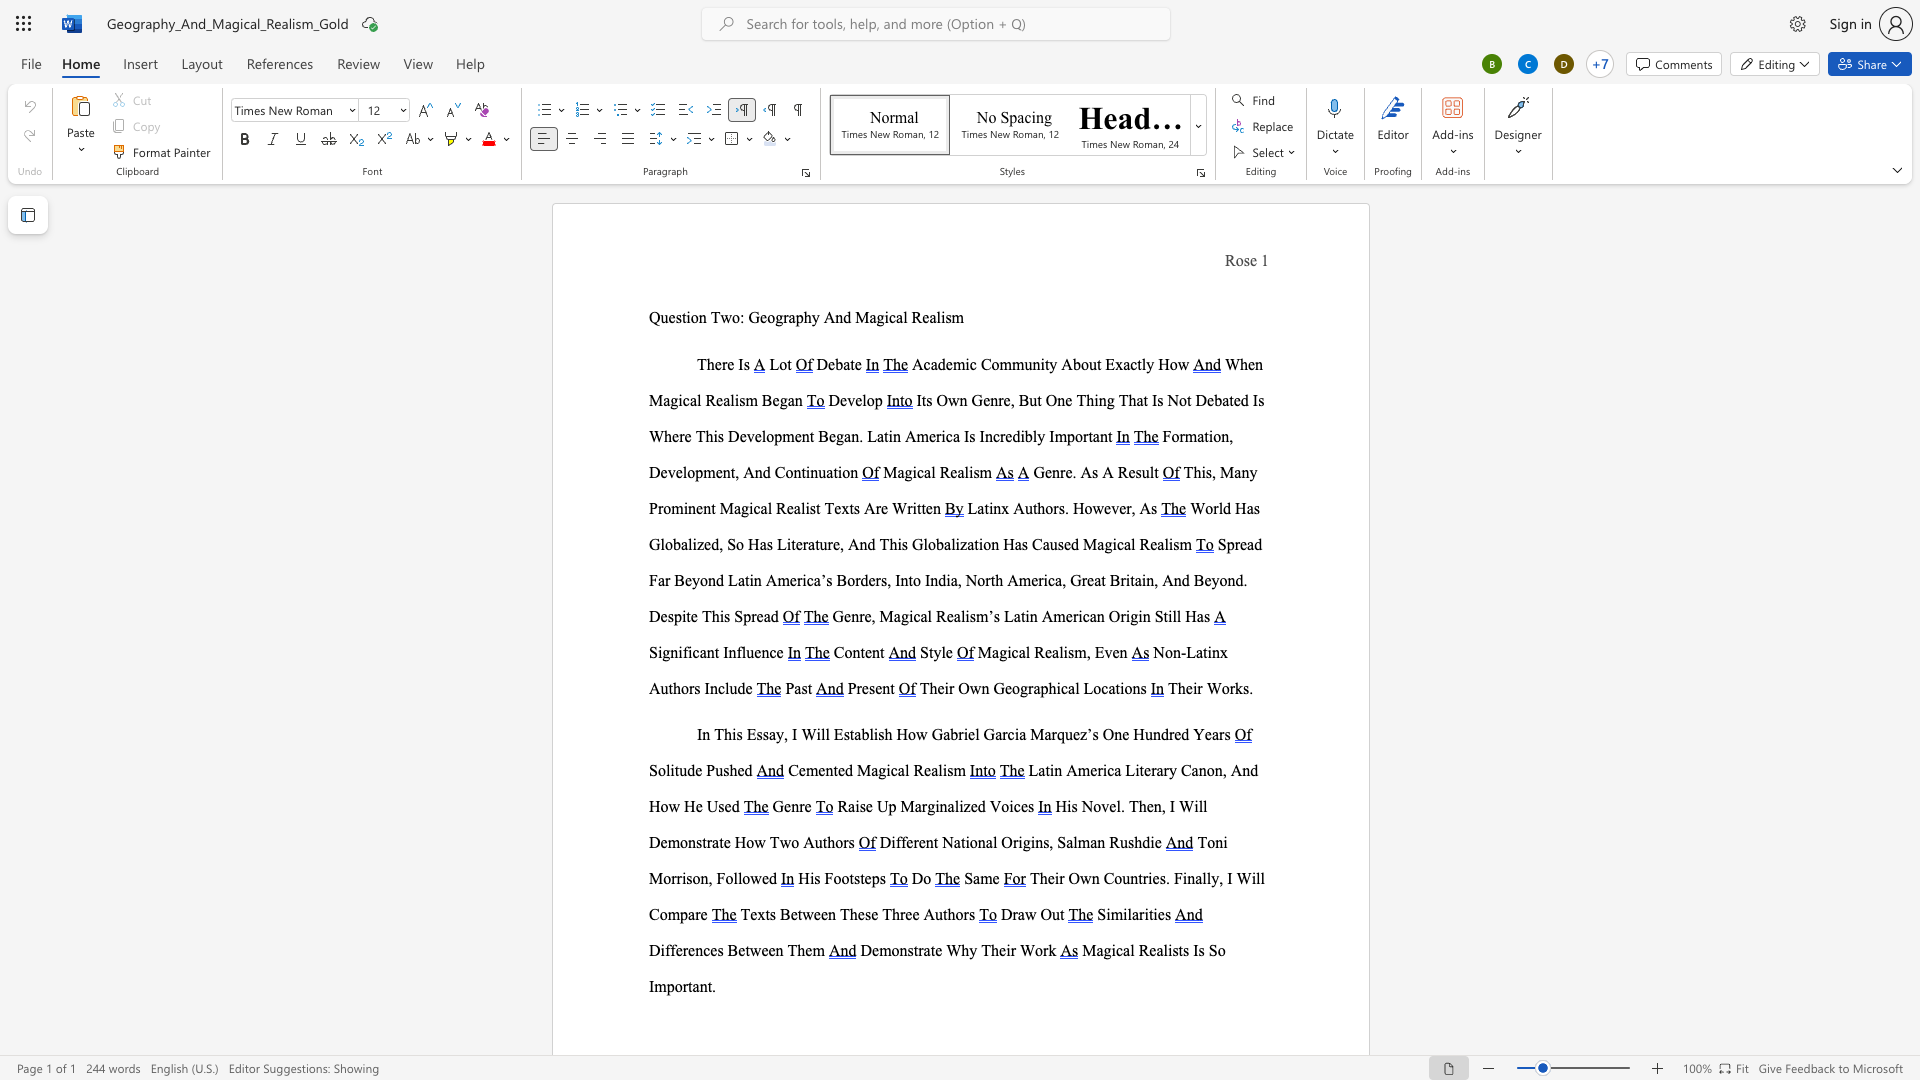 This screenshot has height=1080, width=1920. What do you see at coordinates (738, 316) in the screenshot?
I see `the space between the continuous character "o" and ":" in the text` at bounding box center [738, 316].